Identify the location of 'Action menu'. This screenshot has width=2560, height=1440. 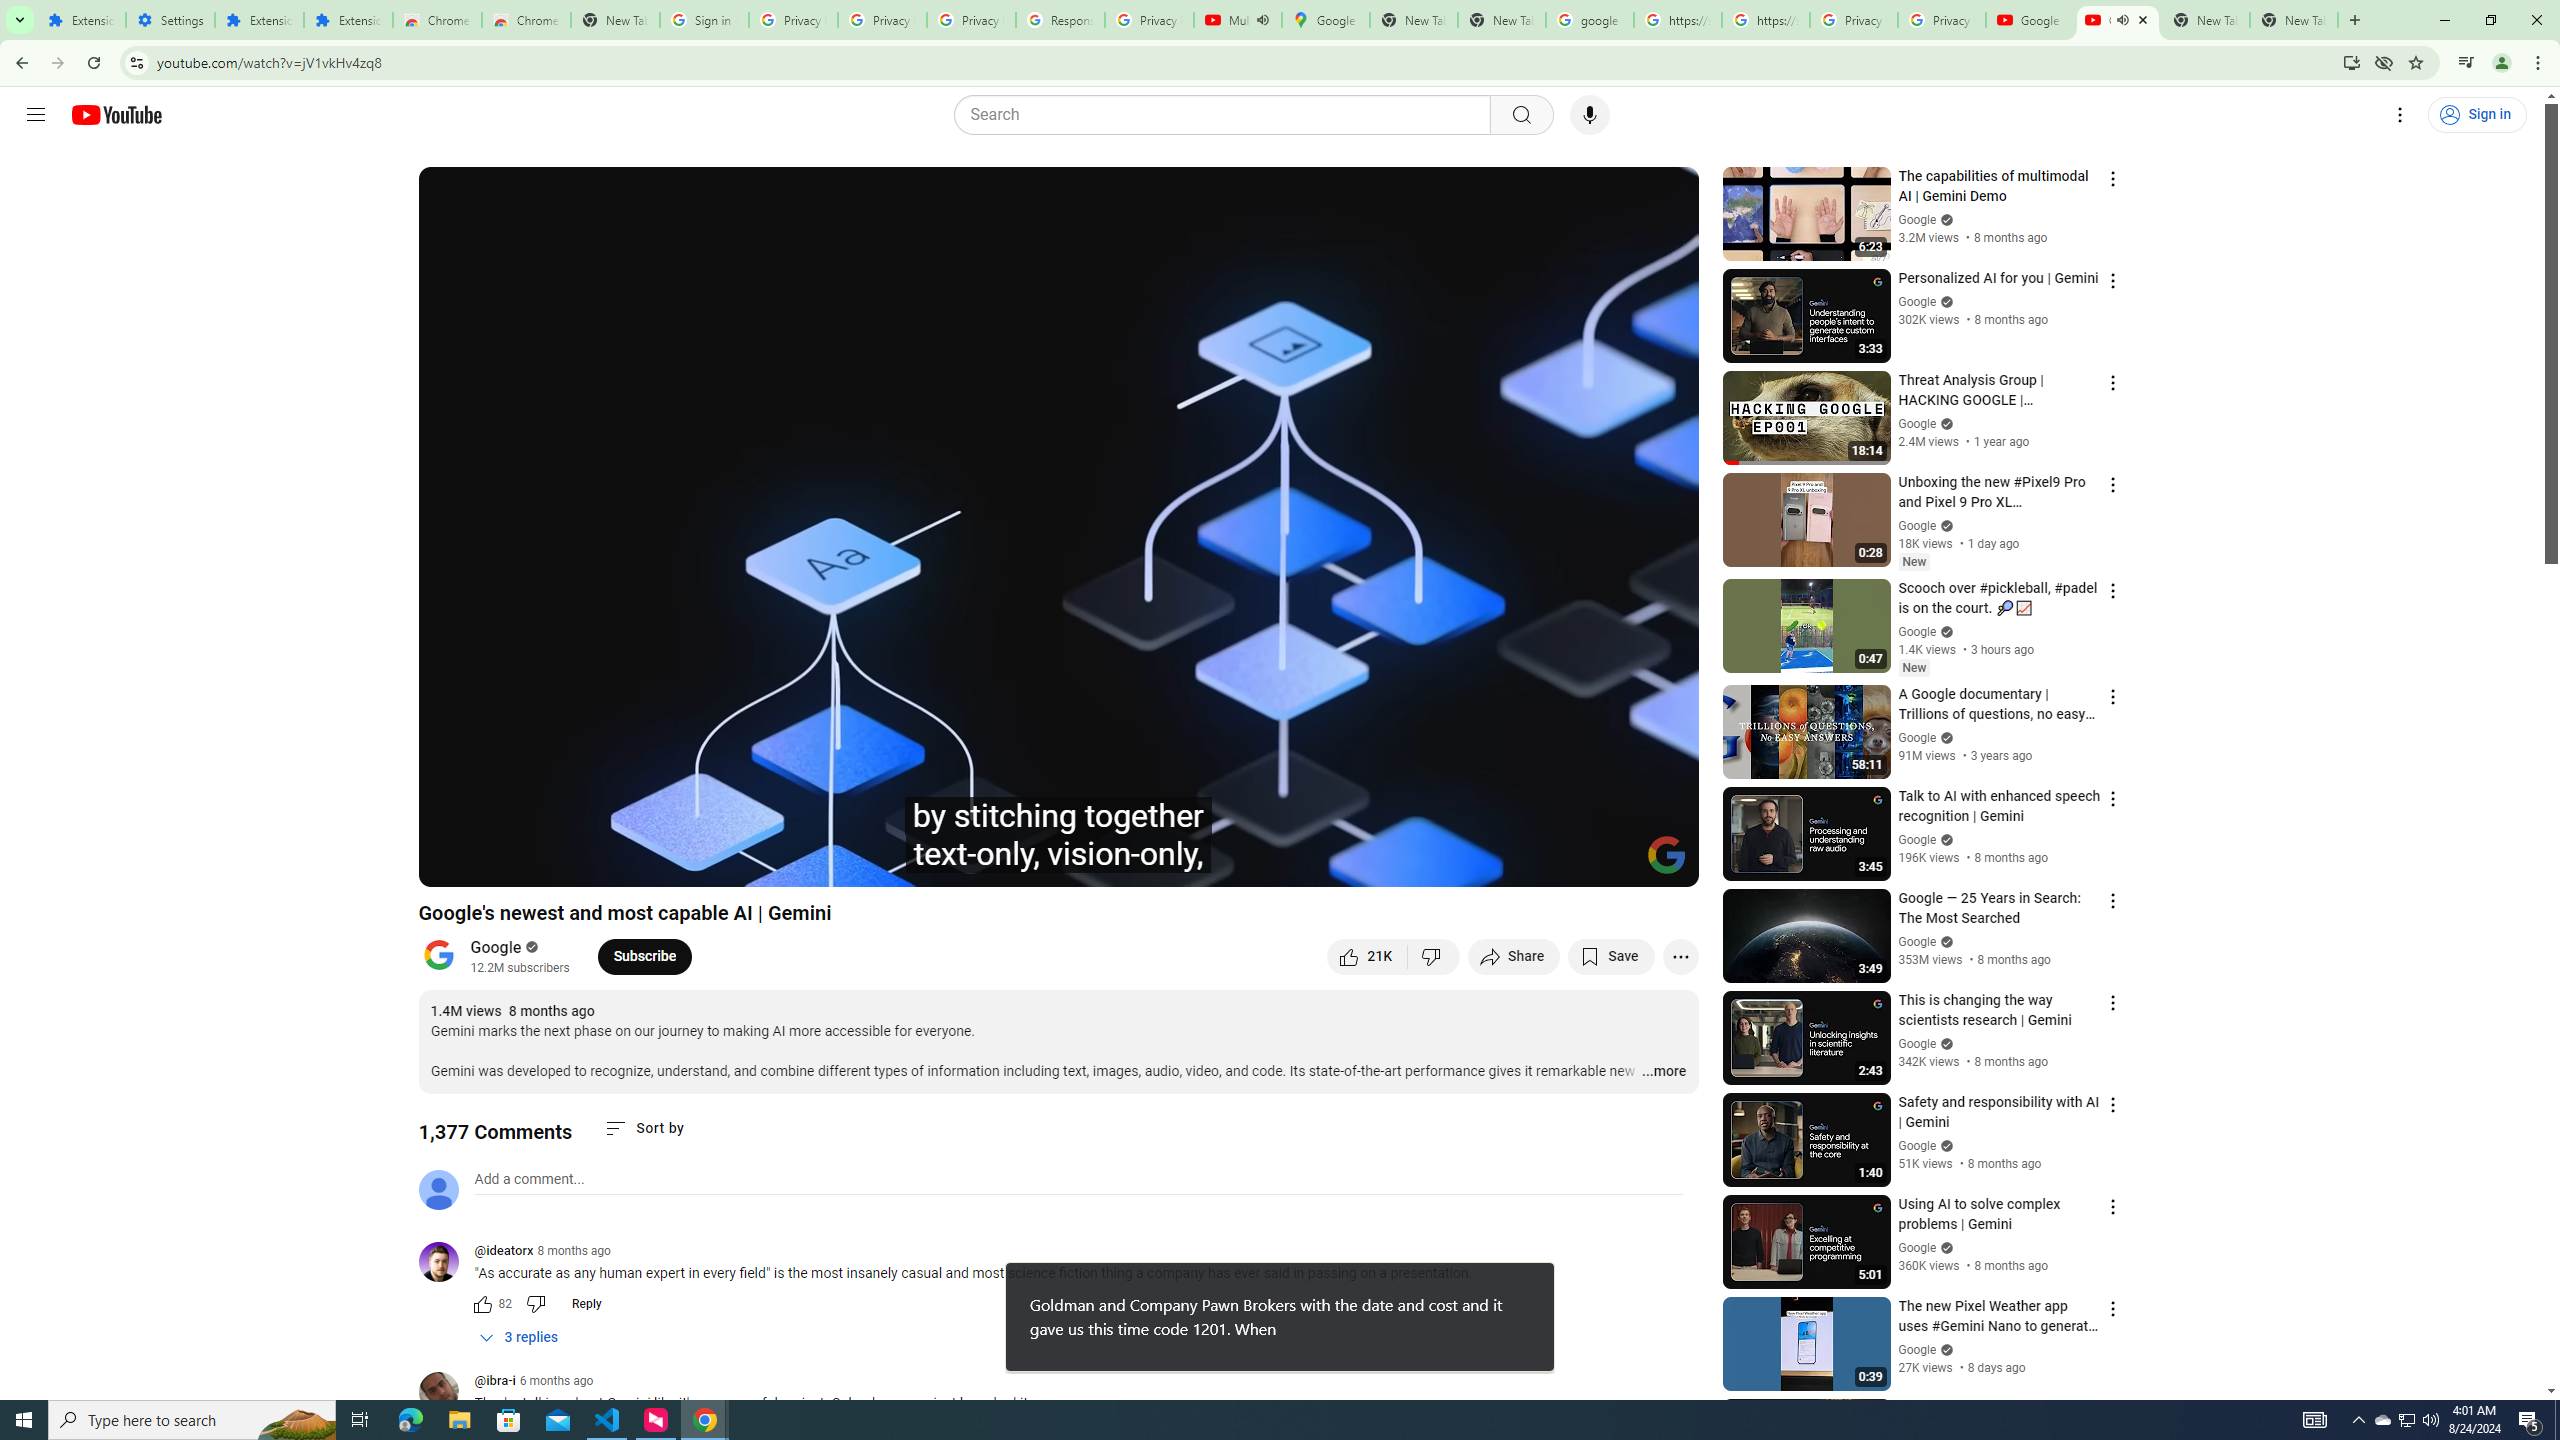
(2111, 1410).